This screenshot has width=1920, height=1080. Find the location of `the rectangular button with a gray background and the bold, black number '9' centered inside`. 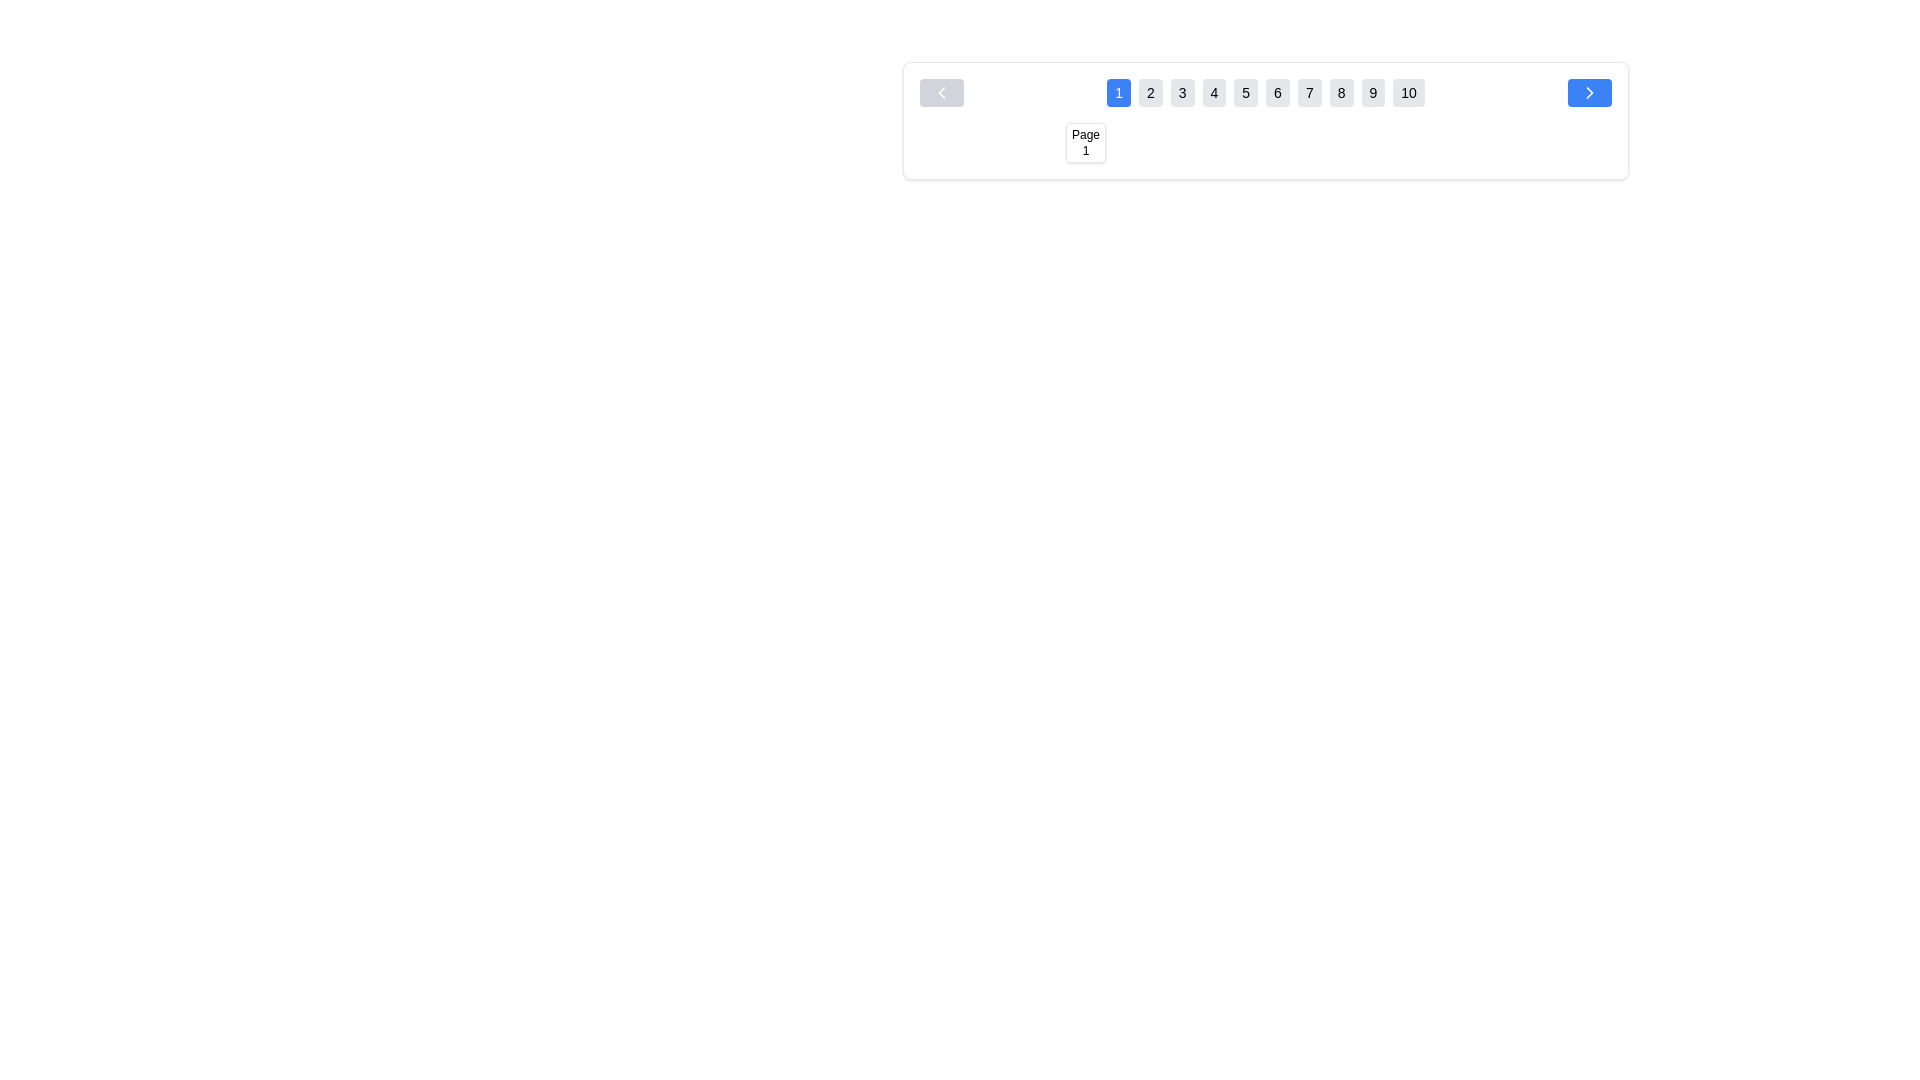

the rectangular button with a gray background and the bold, black number '9' centered inside is located at coordinates (1372, 92).